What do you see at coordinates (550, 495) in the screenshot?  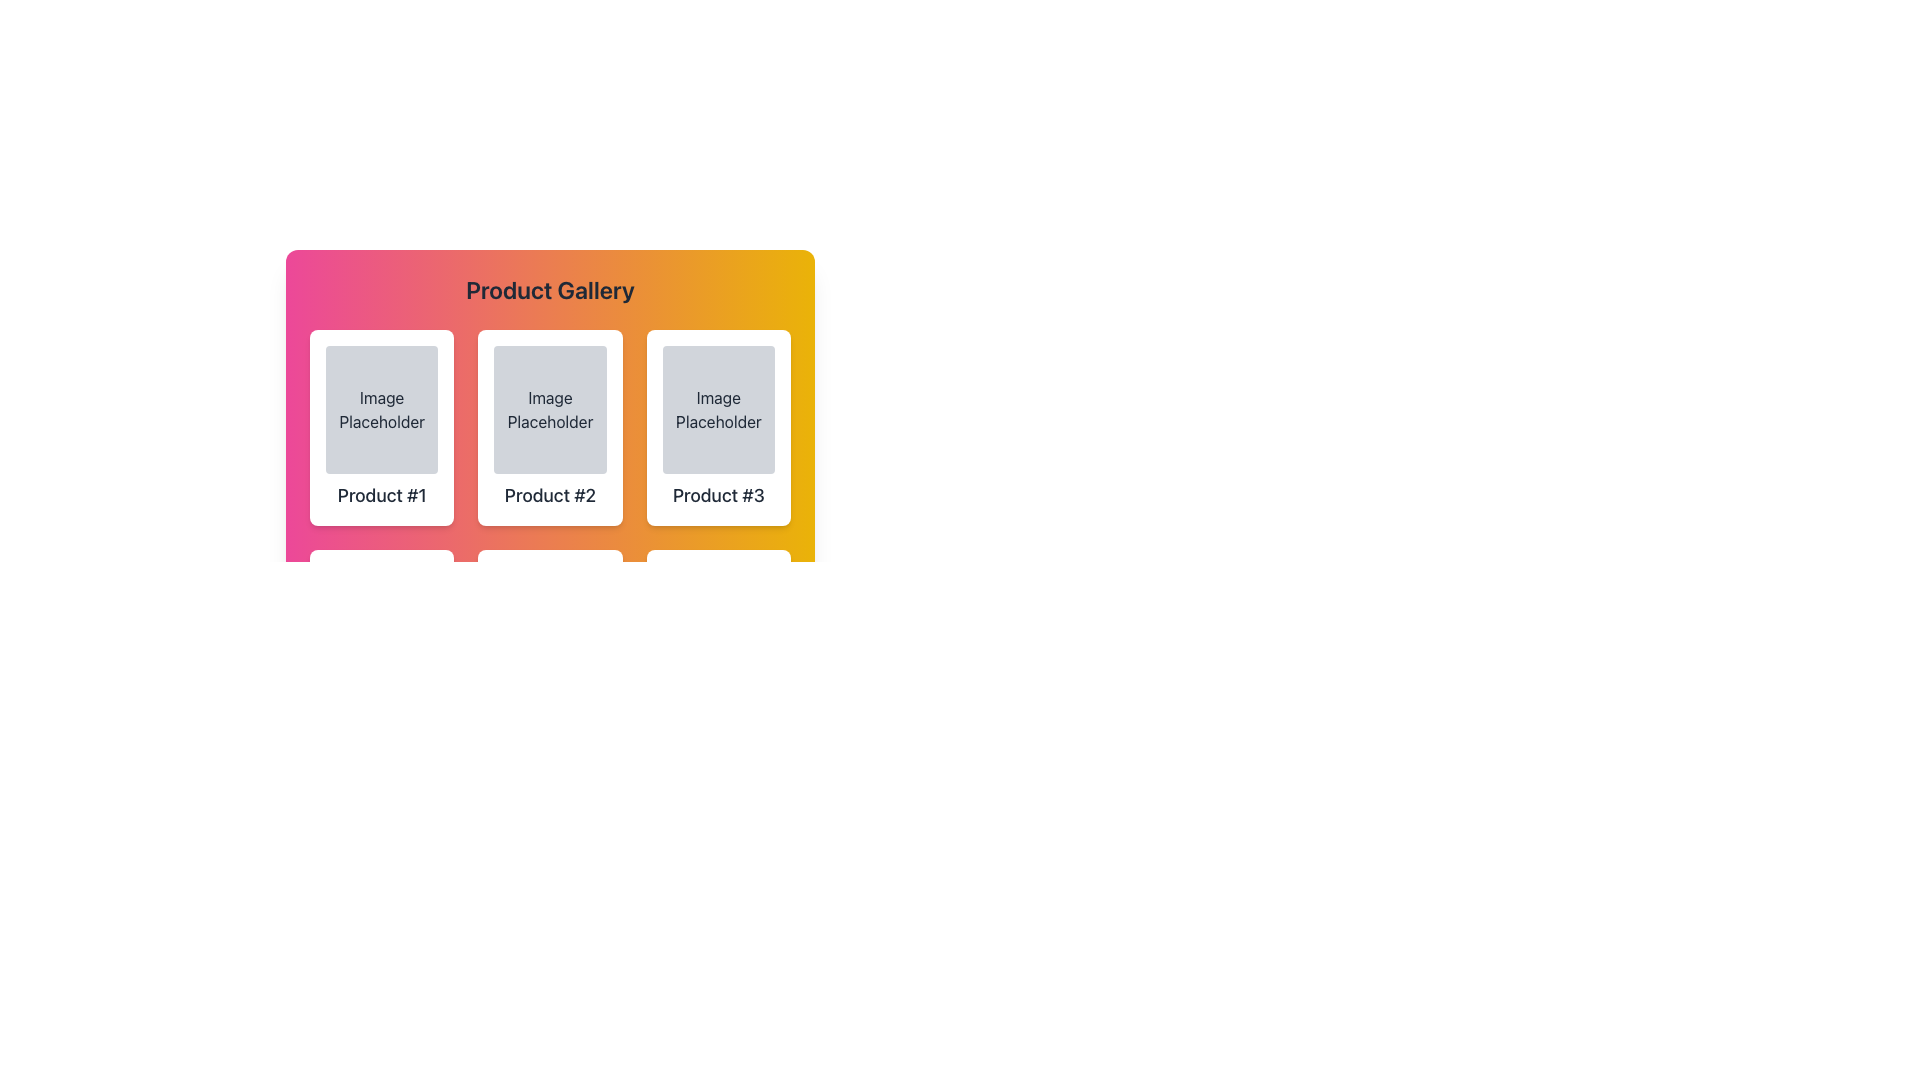 I see `the Text Label that identifies the product in the second product card, which is located below the centered image placeholder` at bounding box center [550, 495].